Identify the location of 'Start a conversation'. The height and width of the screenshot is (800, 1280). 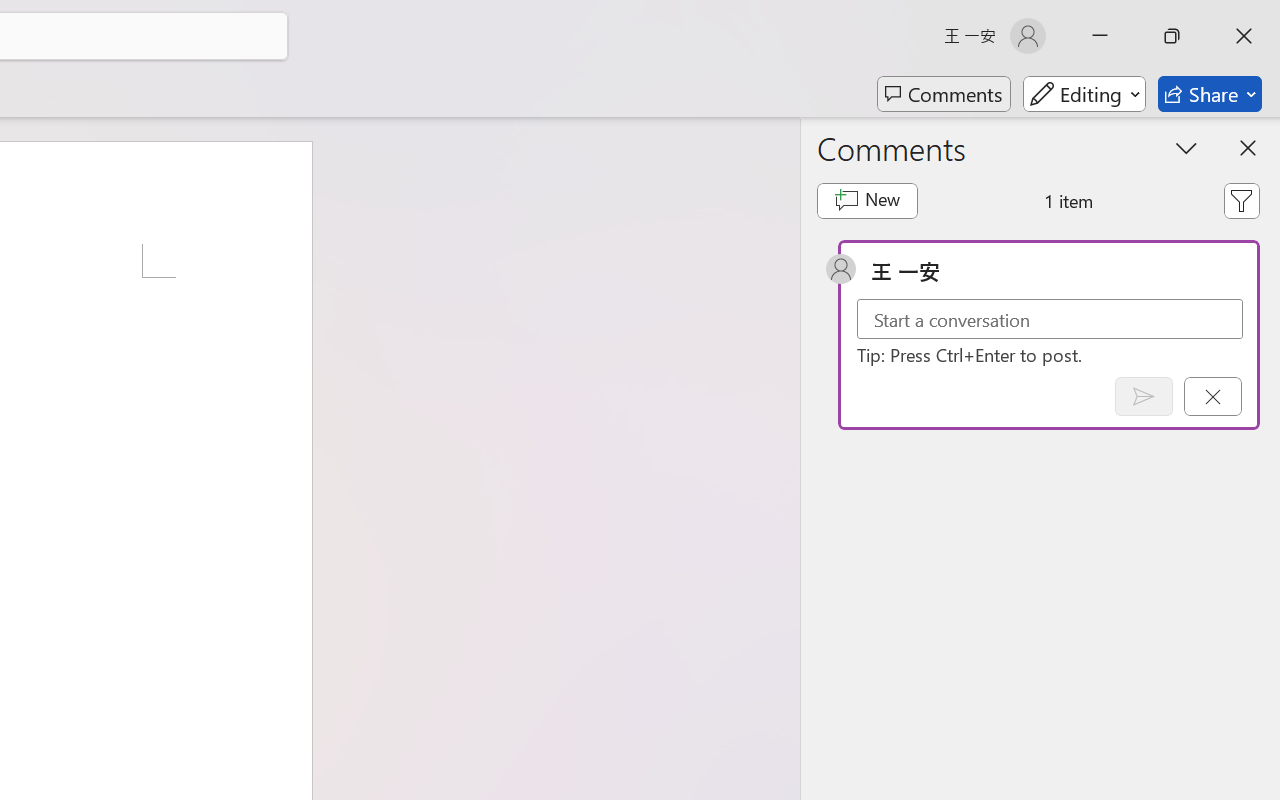
(1049, 318).